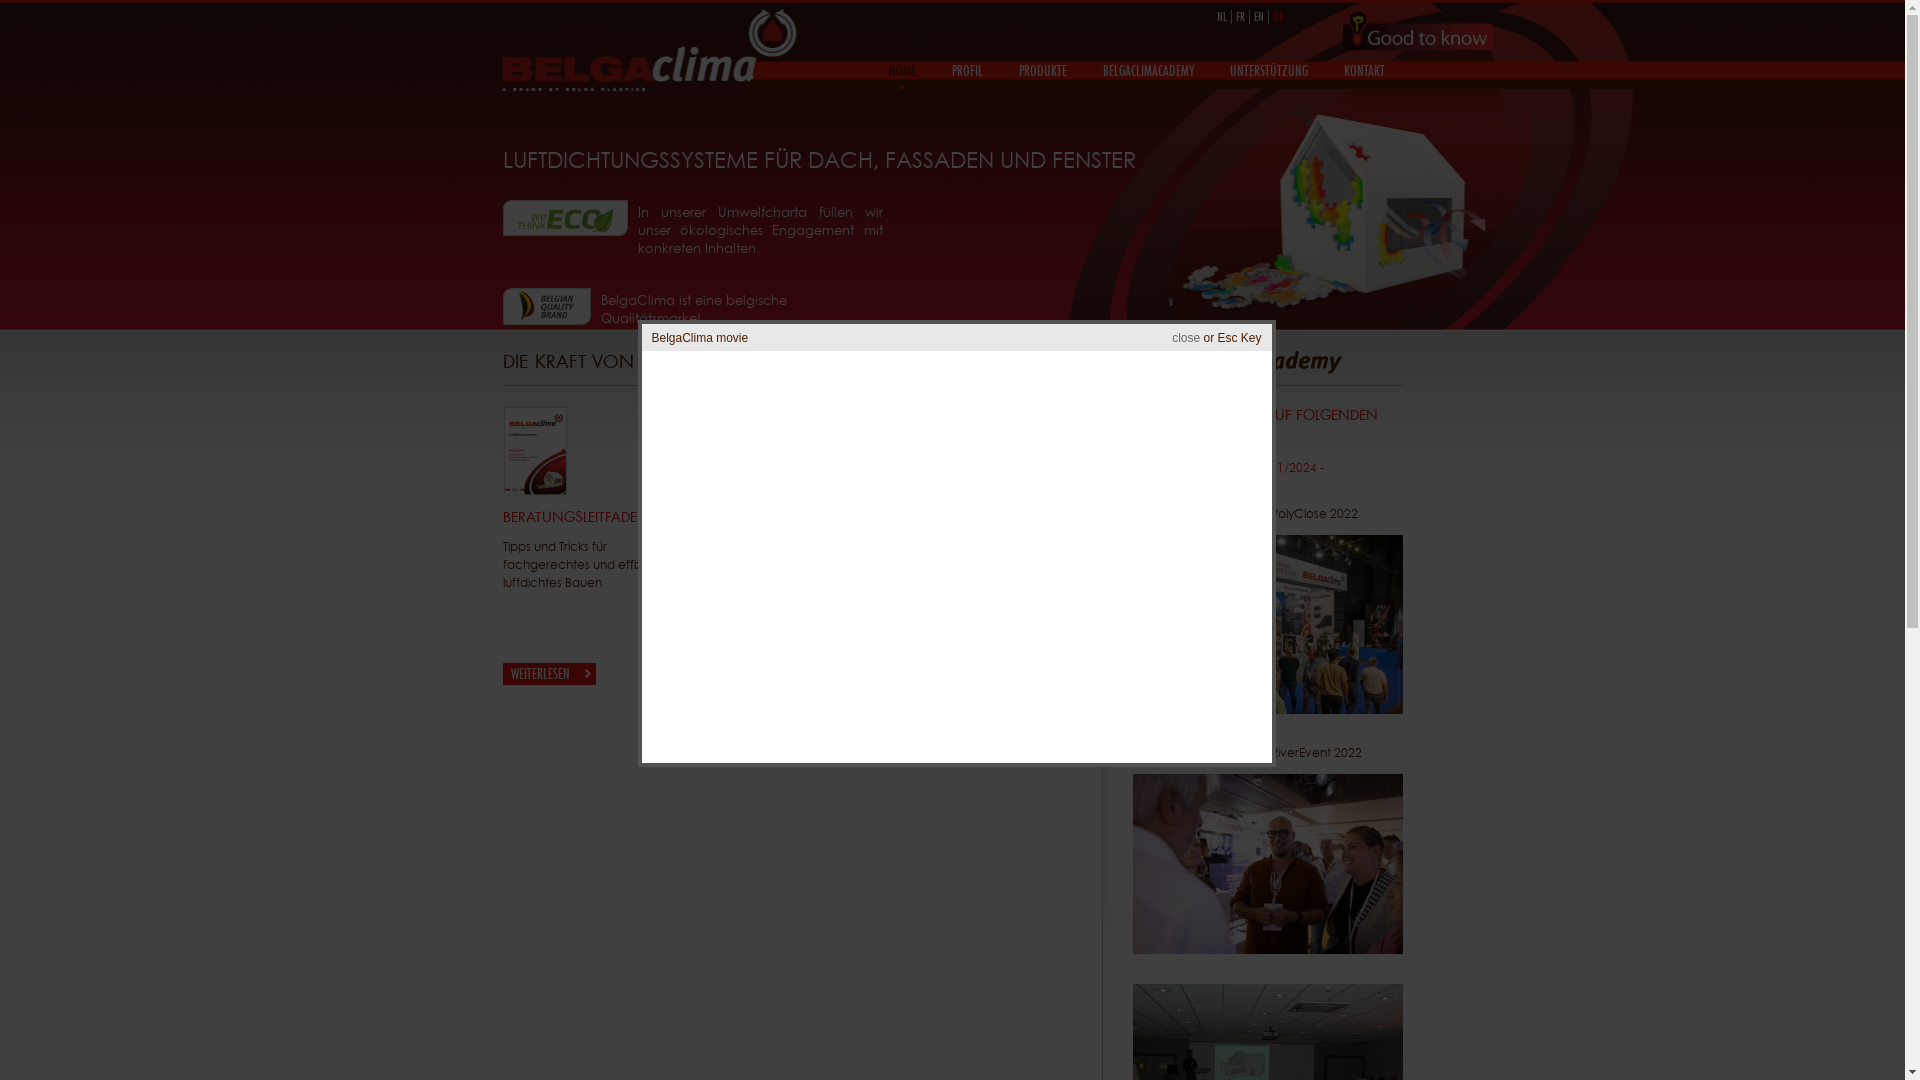  What do you see at coordinates (1239, 16) in the screenshot?
I see `'FR'` at bounding box center [1239, 16].